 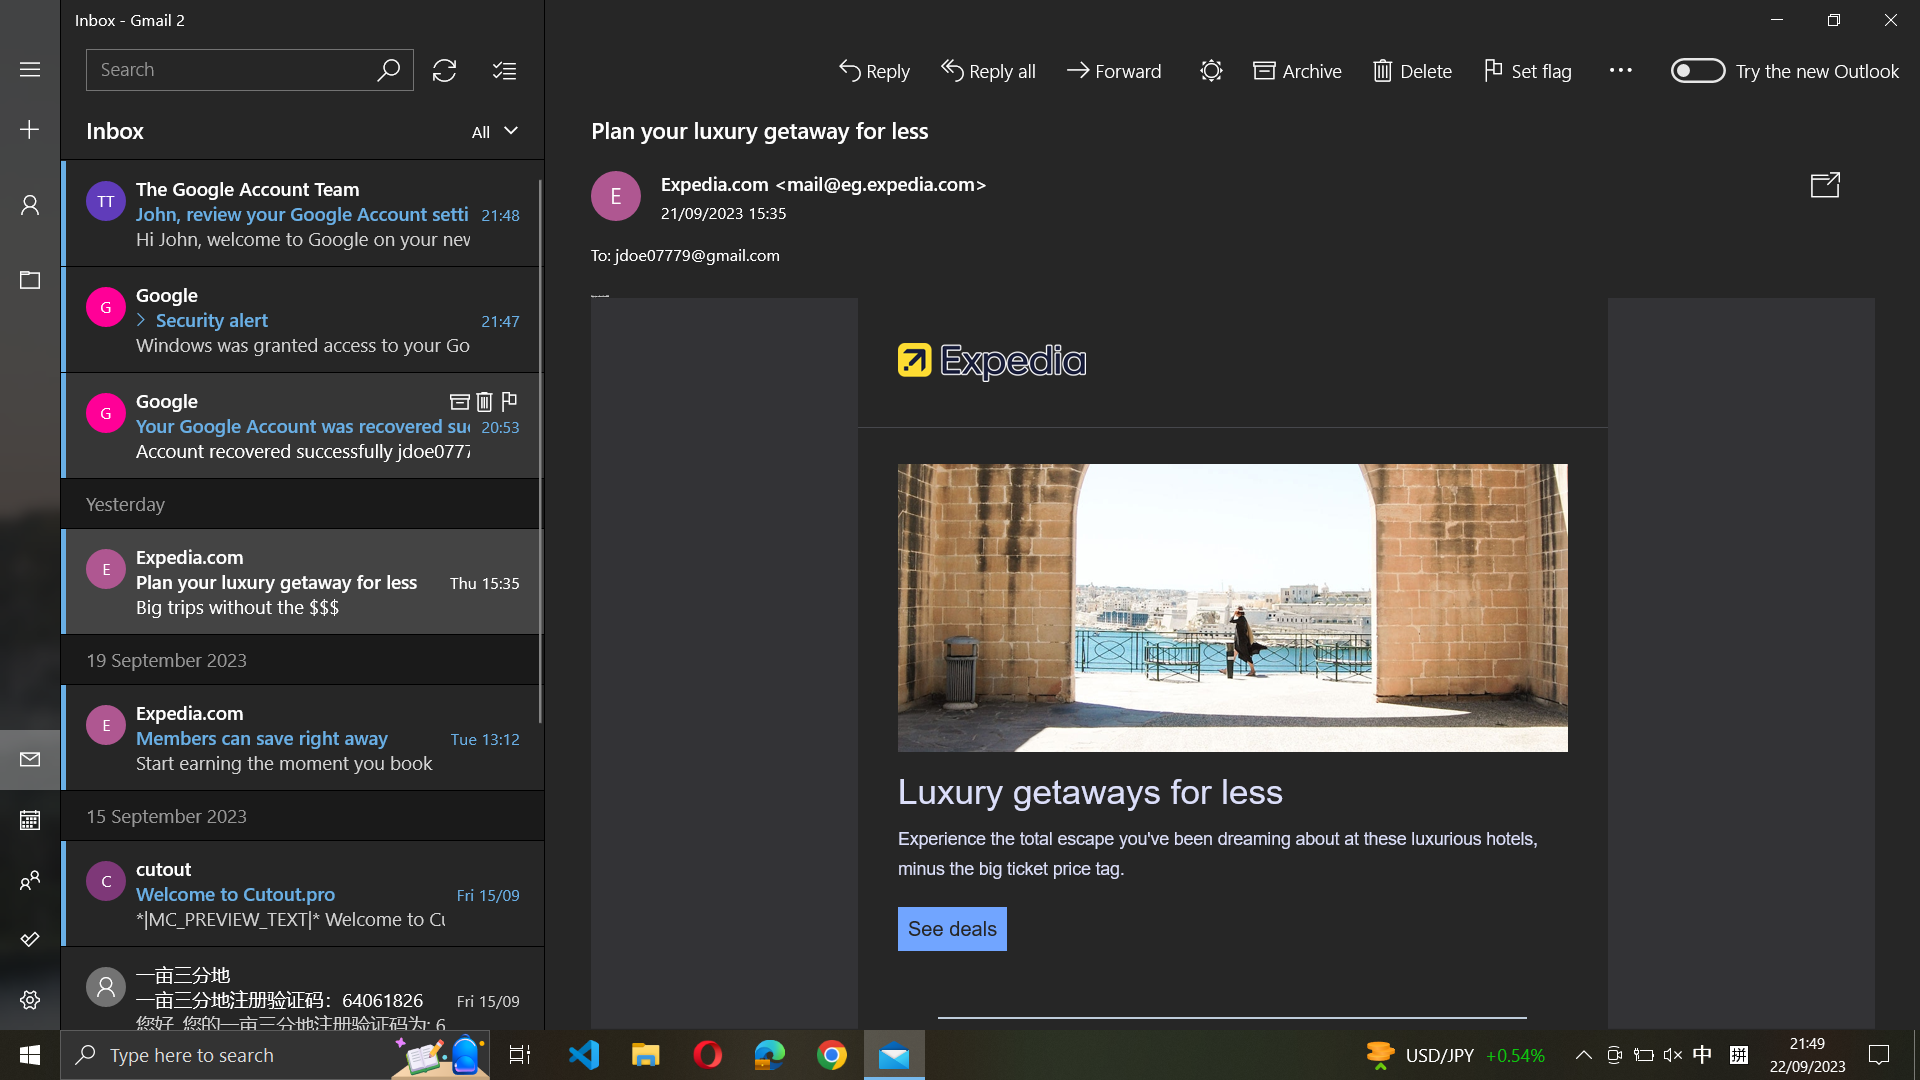 I want to click on View the first email in your inbox, so click(x=302, y=212).